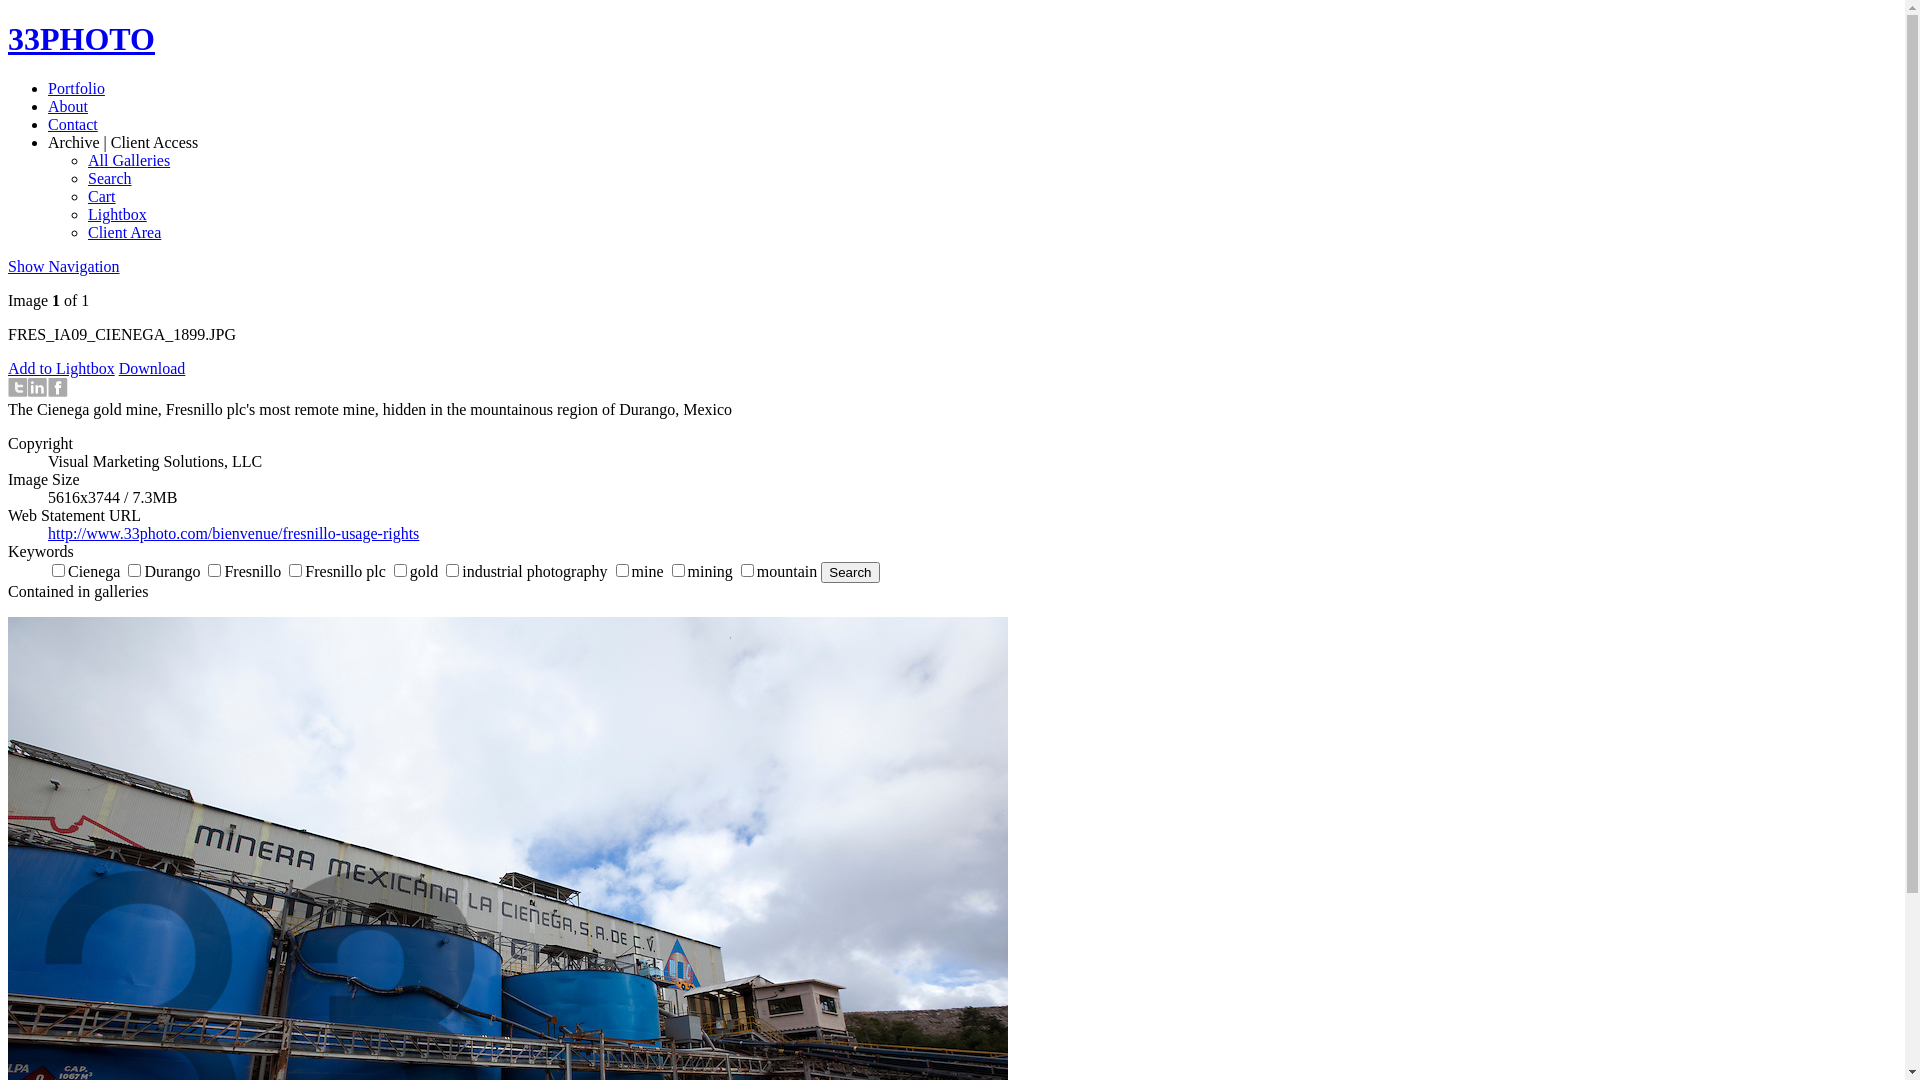  I want to click on 'Show Navigation', so click(63, 265).